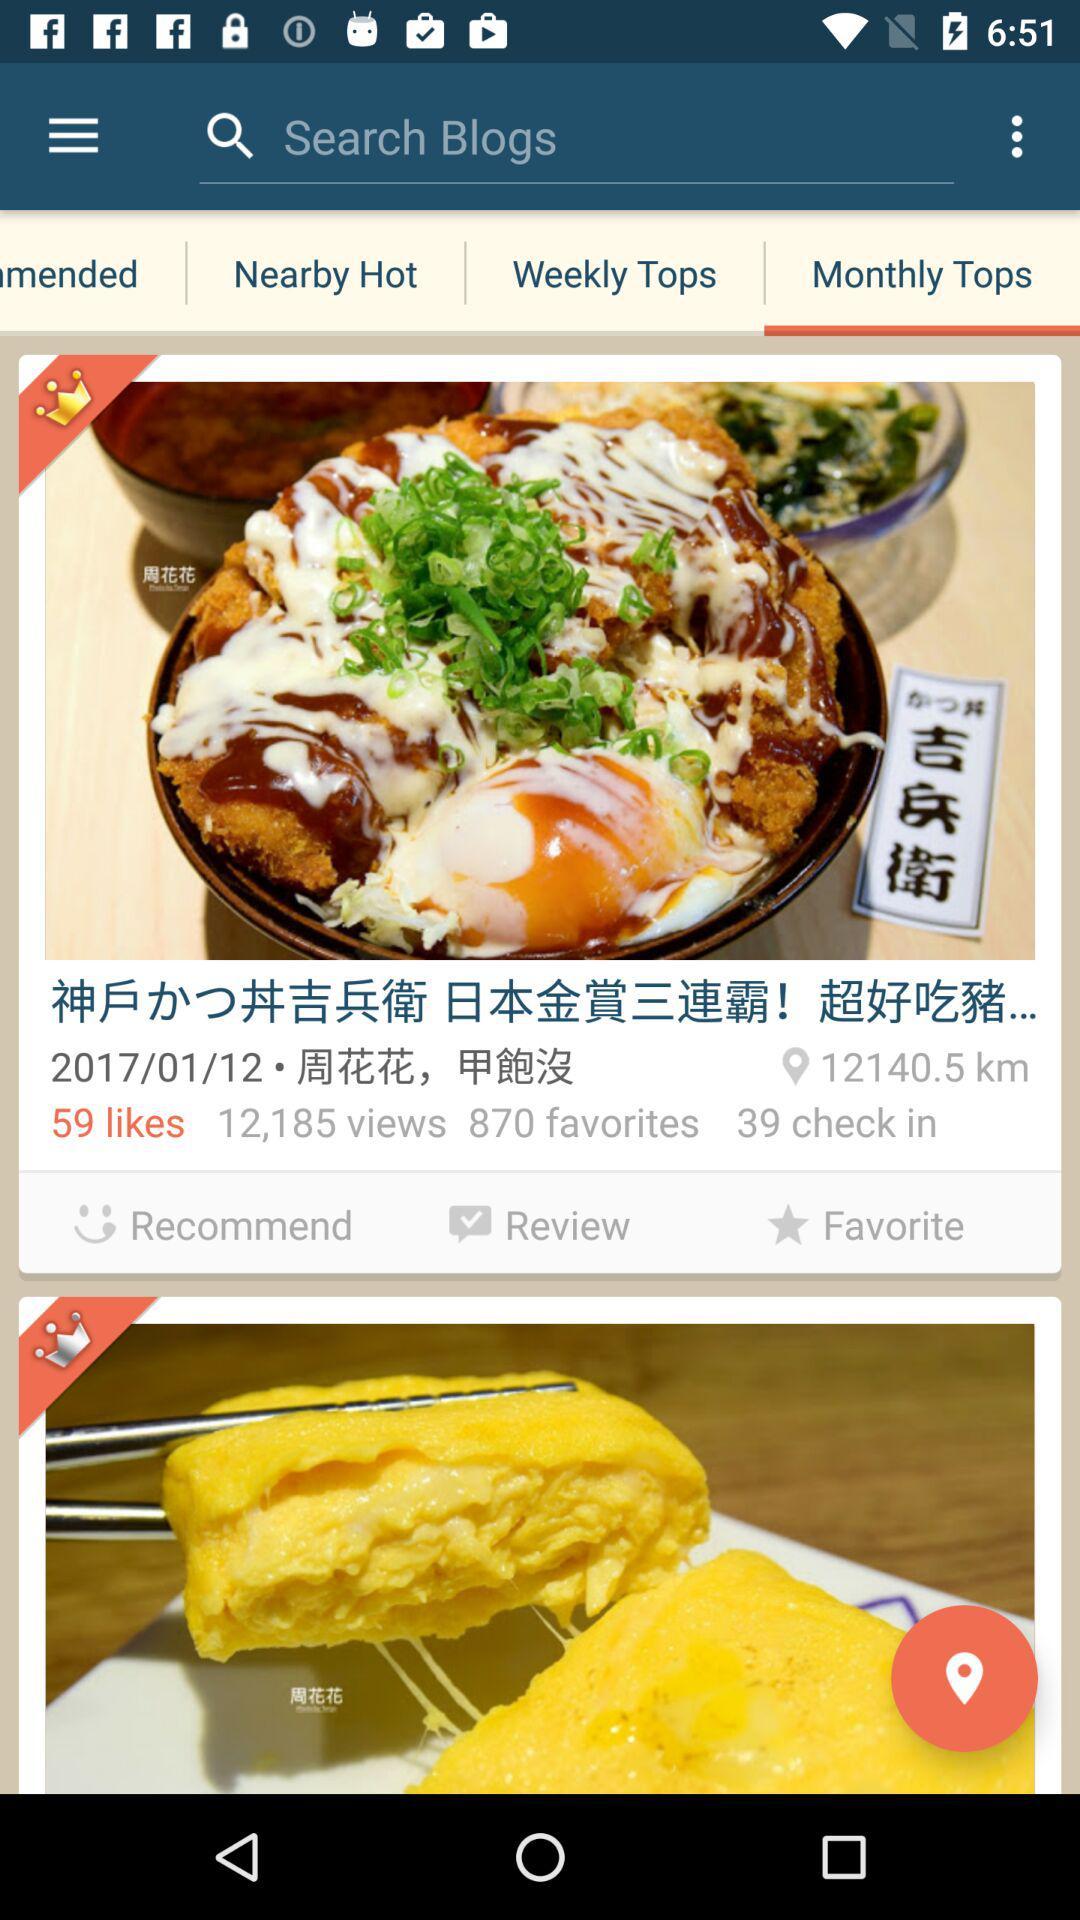 The height and width of the screenshot is (1920, 1080). Describe the element at coordinates (324, 272) in the screenshot. I see `item below search blogs item` at that location.